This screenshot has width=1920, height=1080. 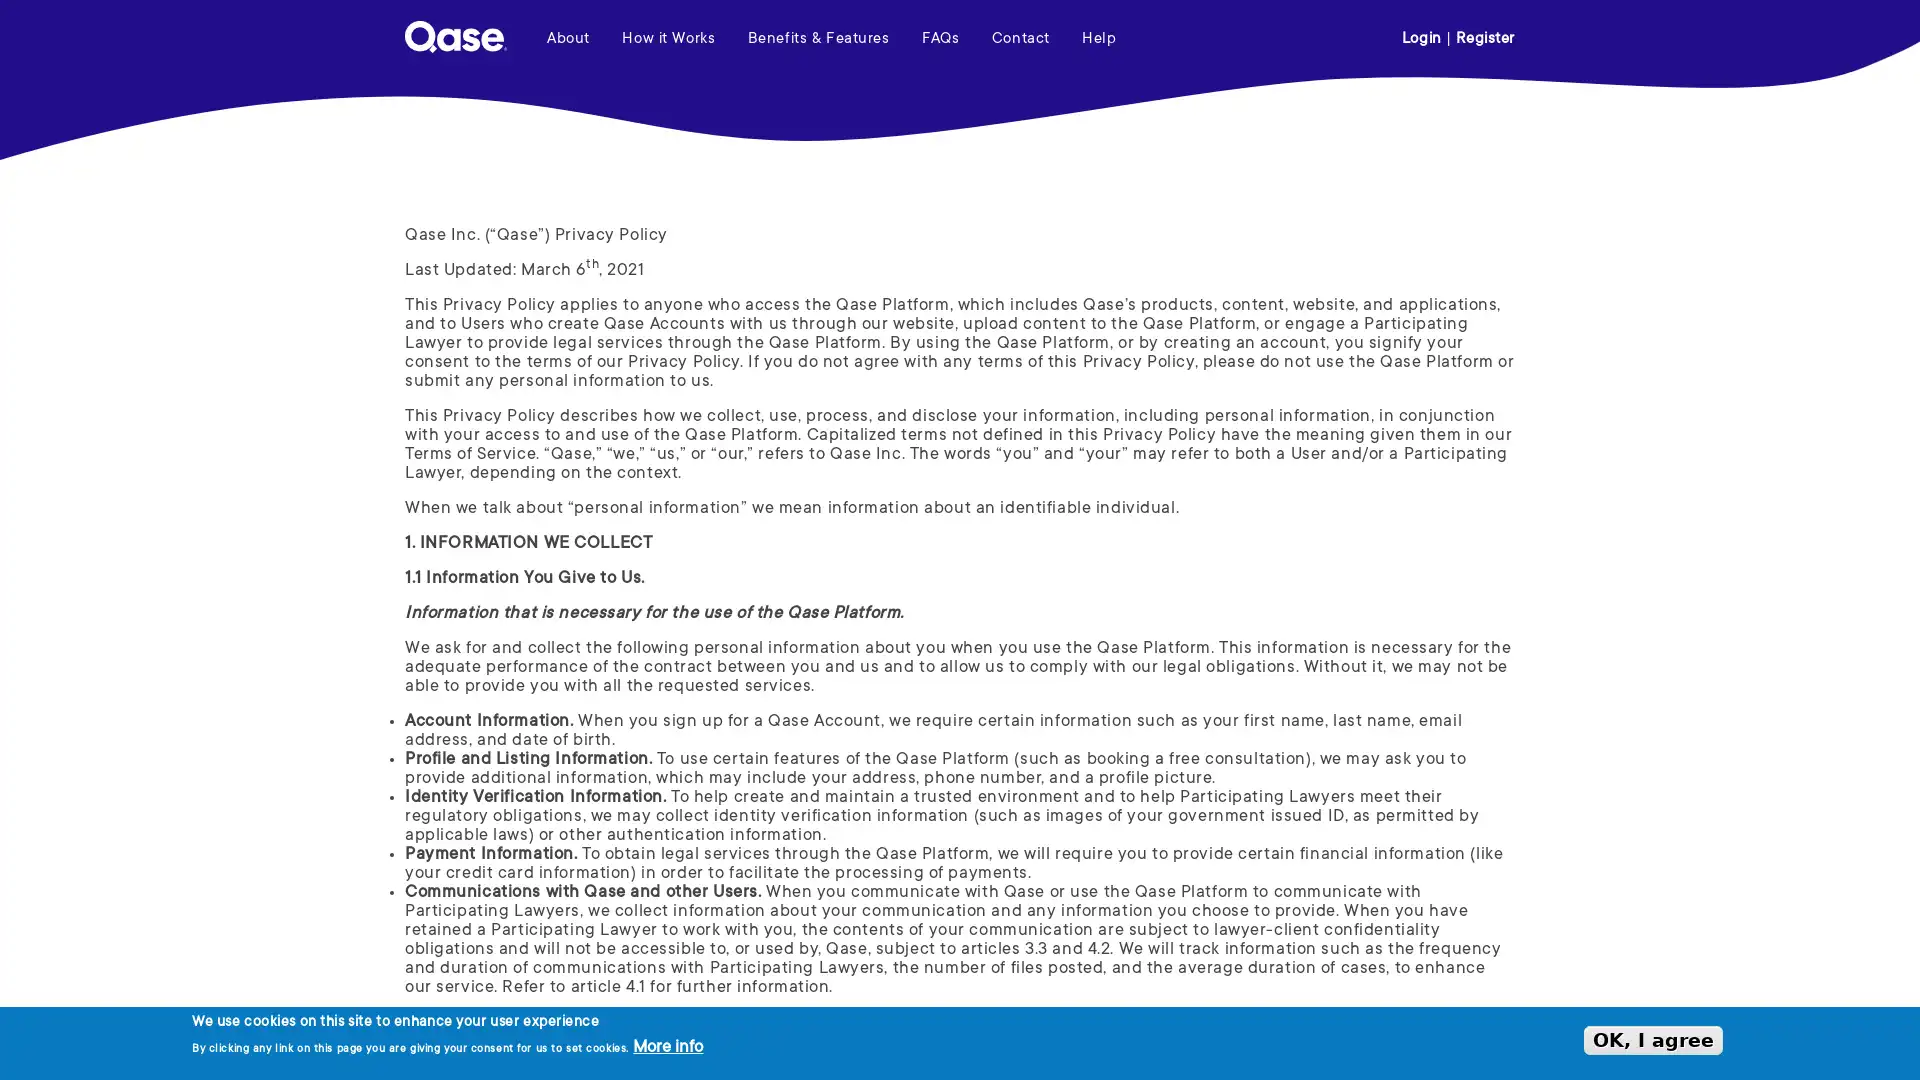 I want to click on OK, I agree, so click(x=1653, y=1039).